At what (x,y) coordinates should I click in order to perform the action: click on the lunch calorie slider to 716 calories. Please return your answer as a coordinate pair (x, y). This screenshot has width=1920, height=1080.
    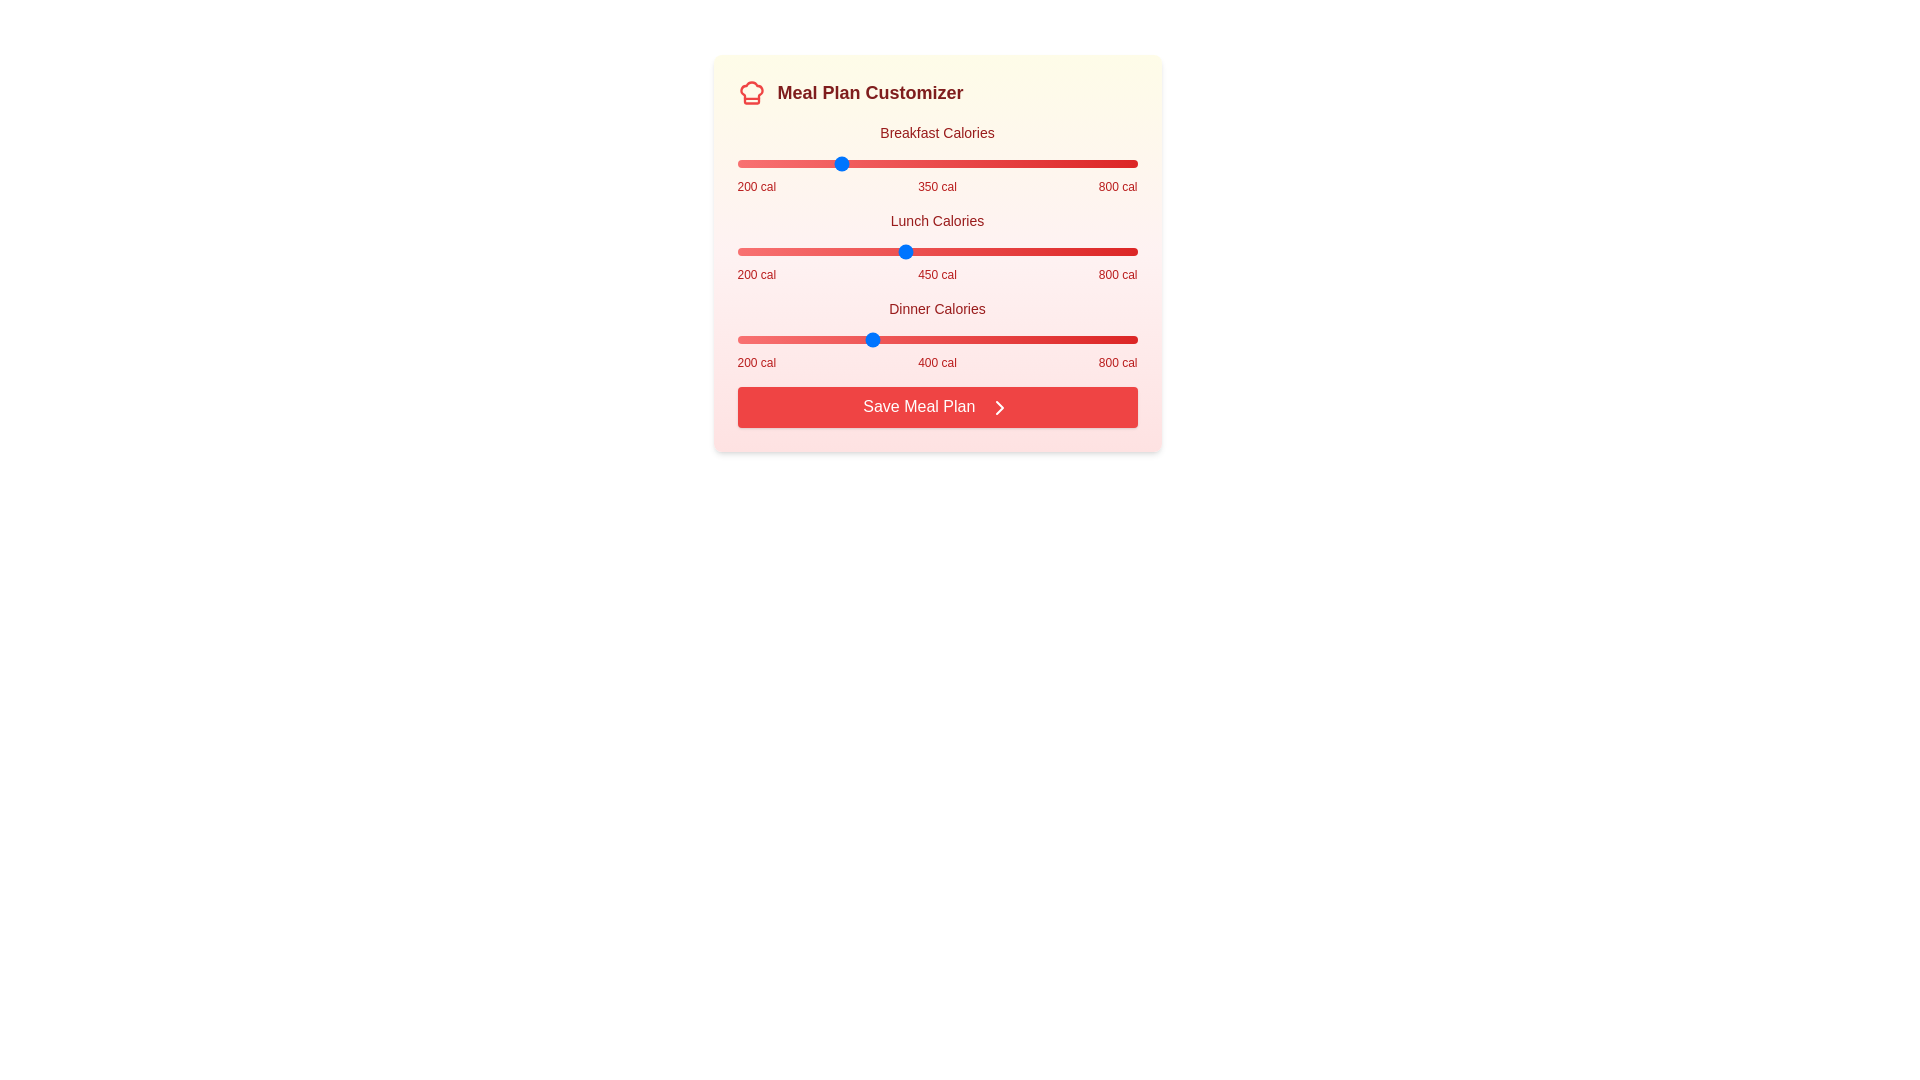
    Looking at the image, I should click on (1080, 250).